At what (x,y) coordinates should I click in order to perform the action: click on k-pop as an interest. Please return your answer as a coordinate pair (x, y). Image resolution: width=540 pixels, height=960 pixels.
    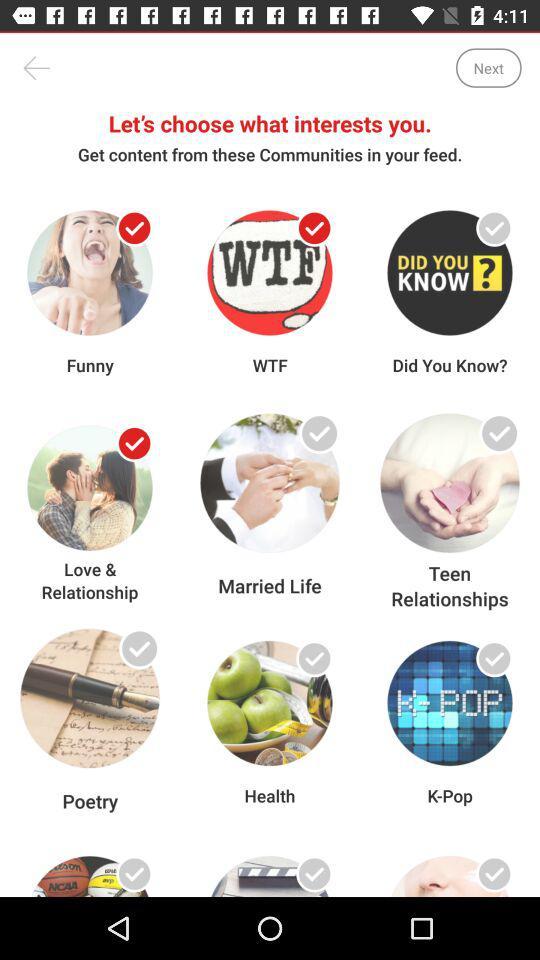
    Looking at the image, I should click on (493, 657).